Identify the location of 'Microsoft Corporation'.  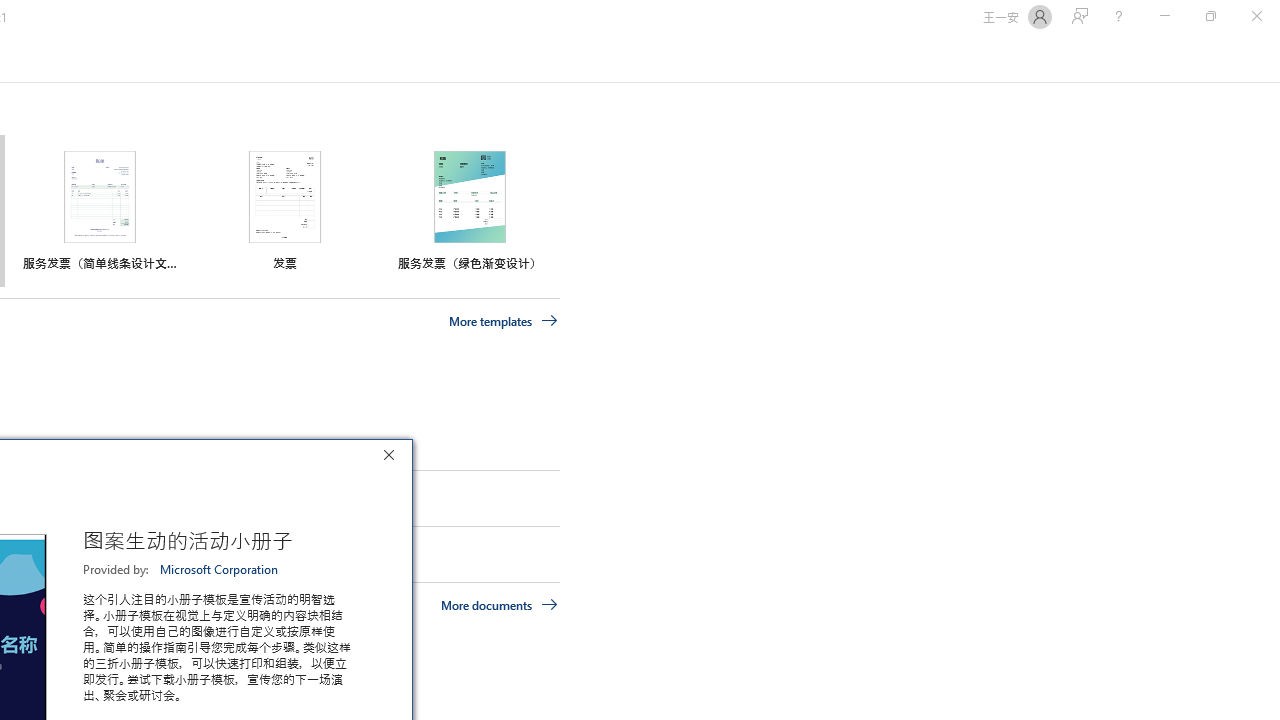
(220, 569).